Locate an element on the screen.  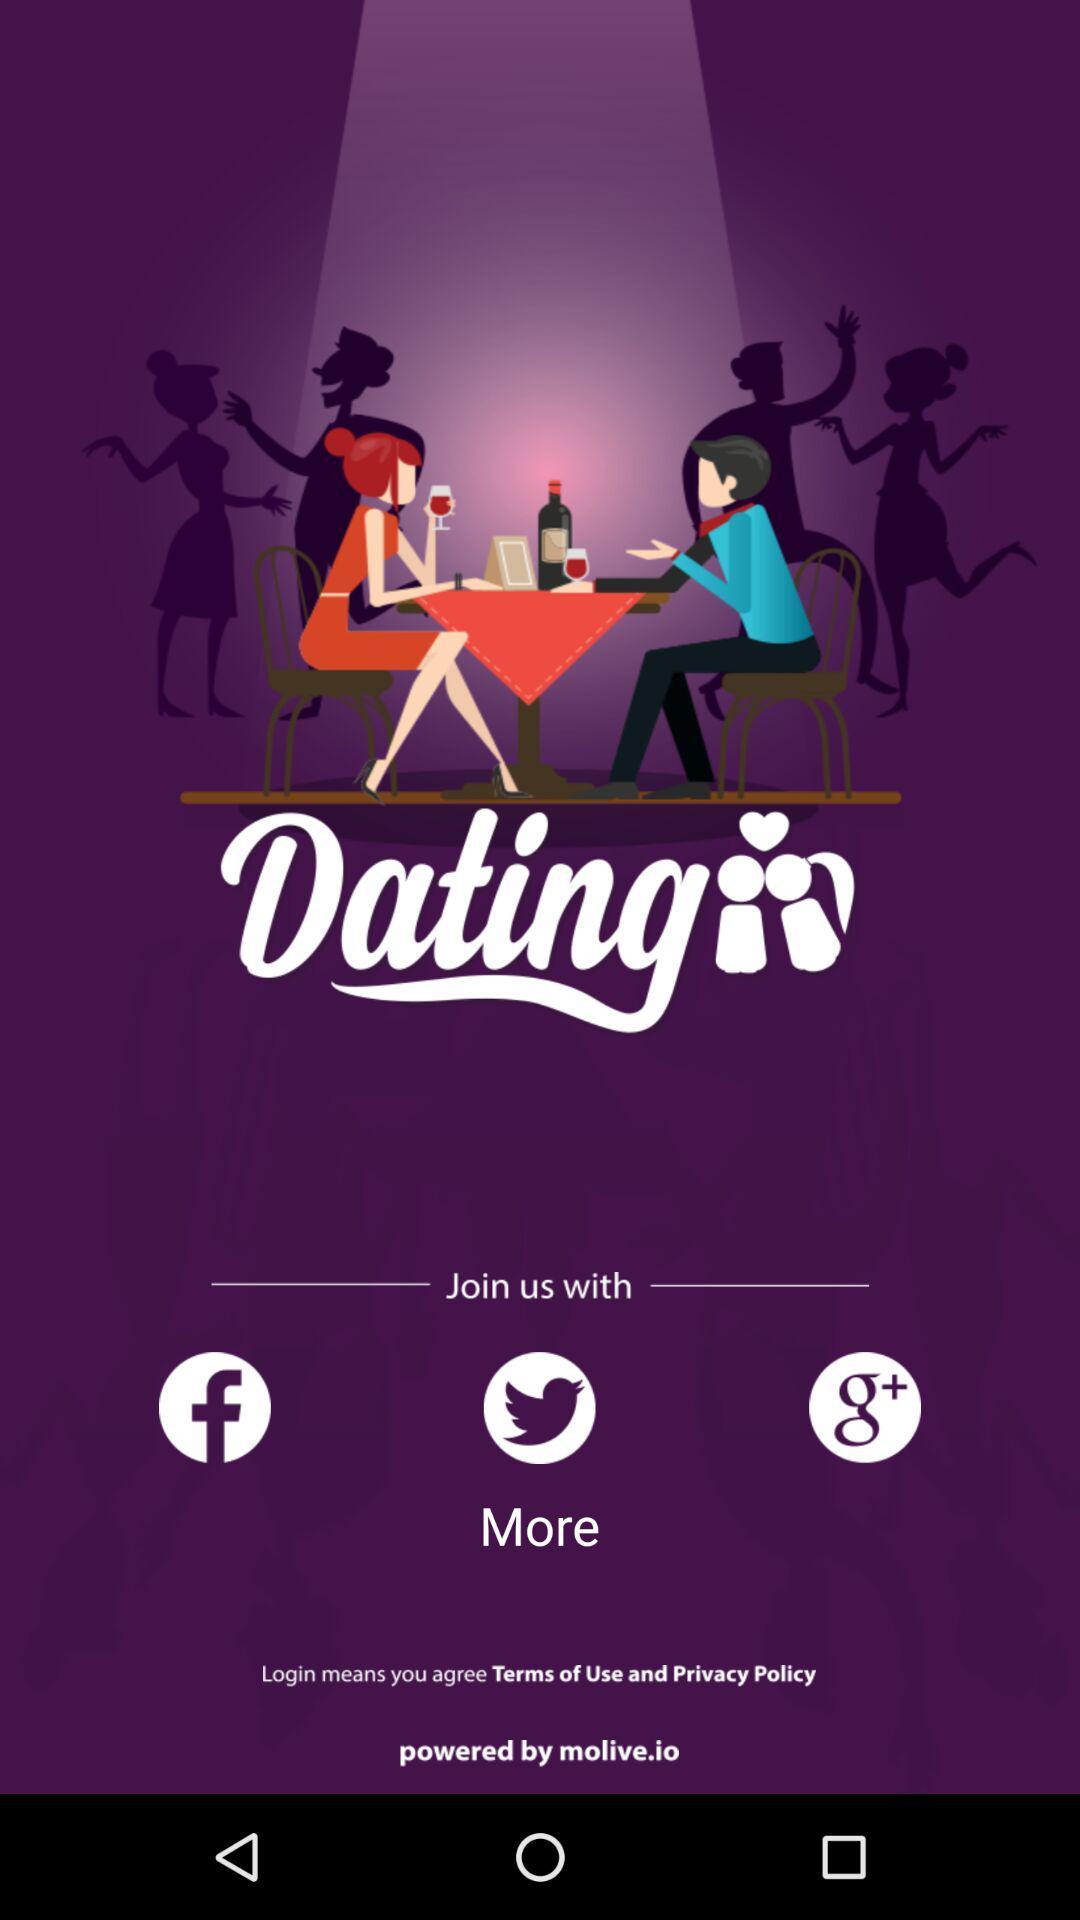
twitter is located at coordinates (538, 1407).